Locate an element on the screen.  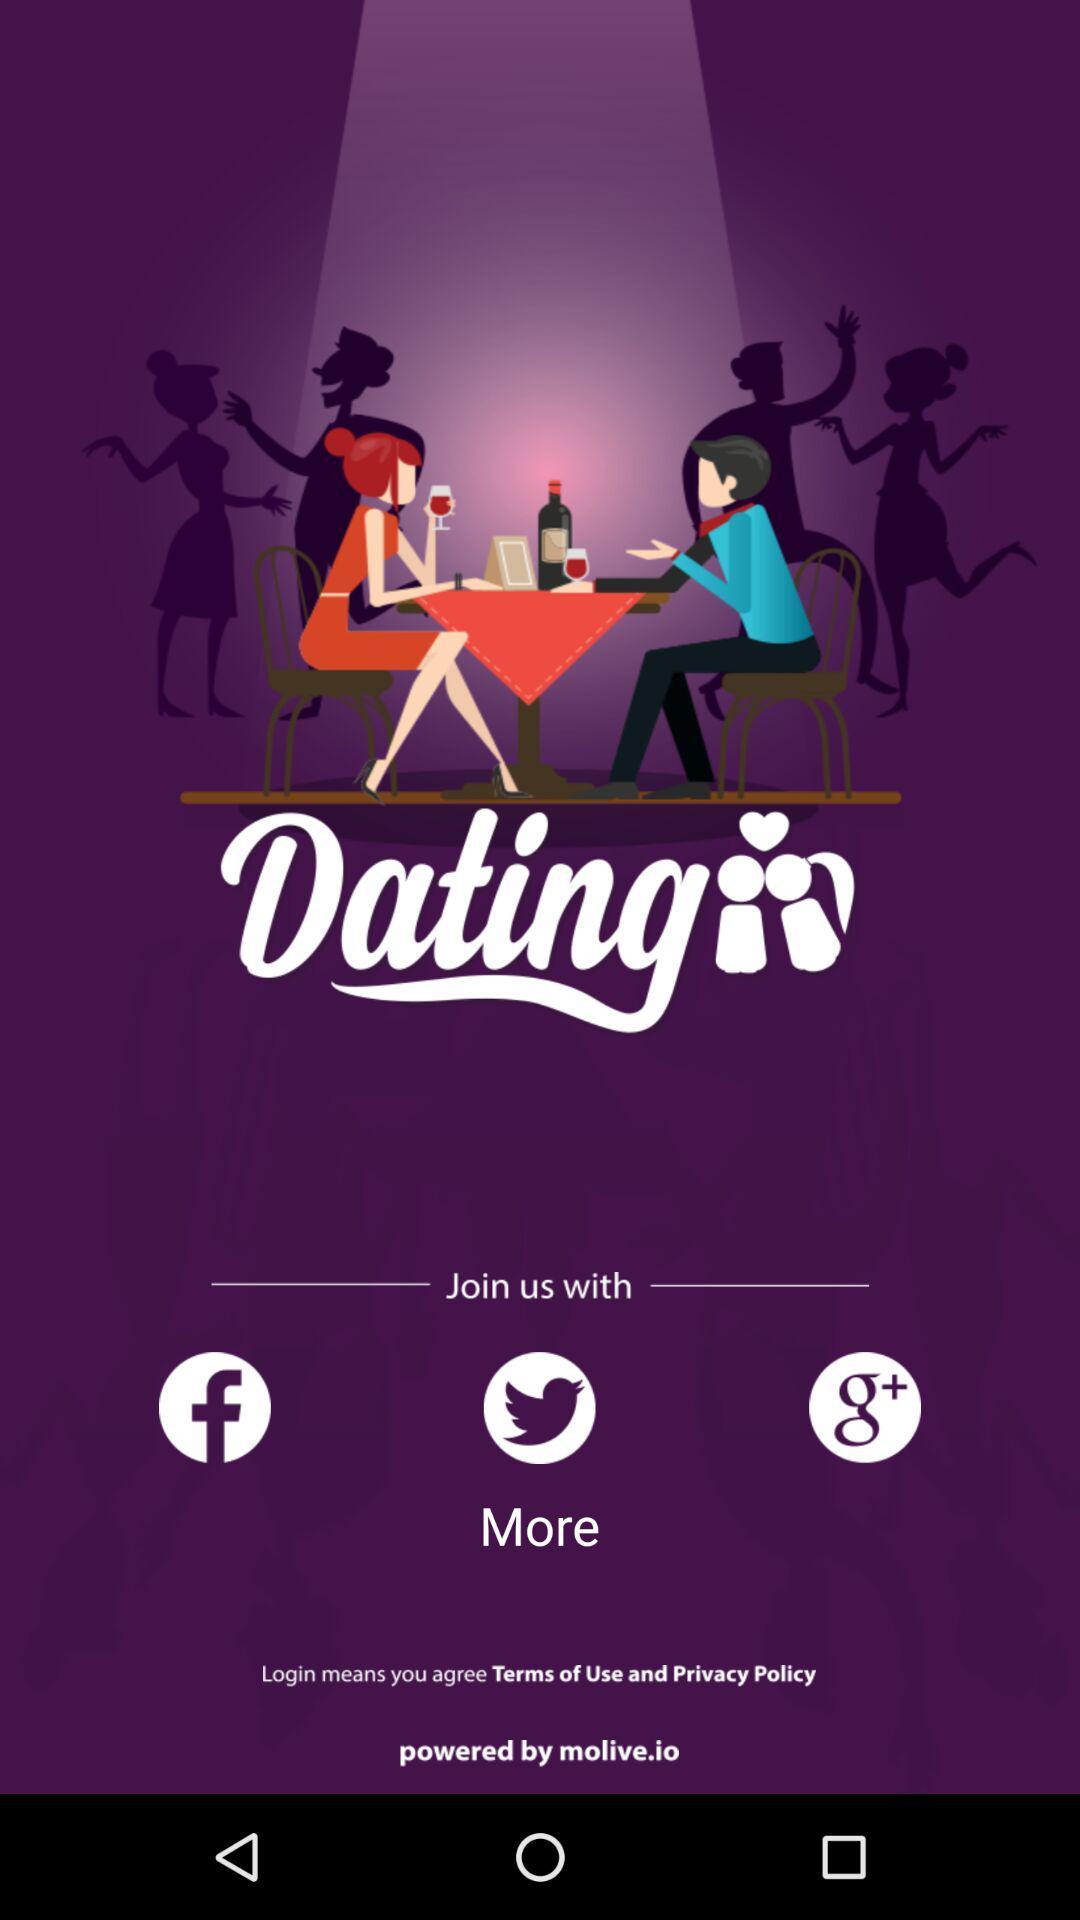
twitter is located at coordinates (538, 1407).